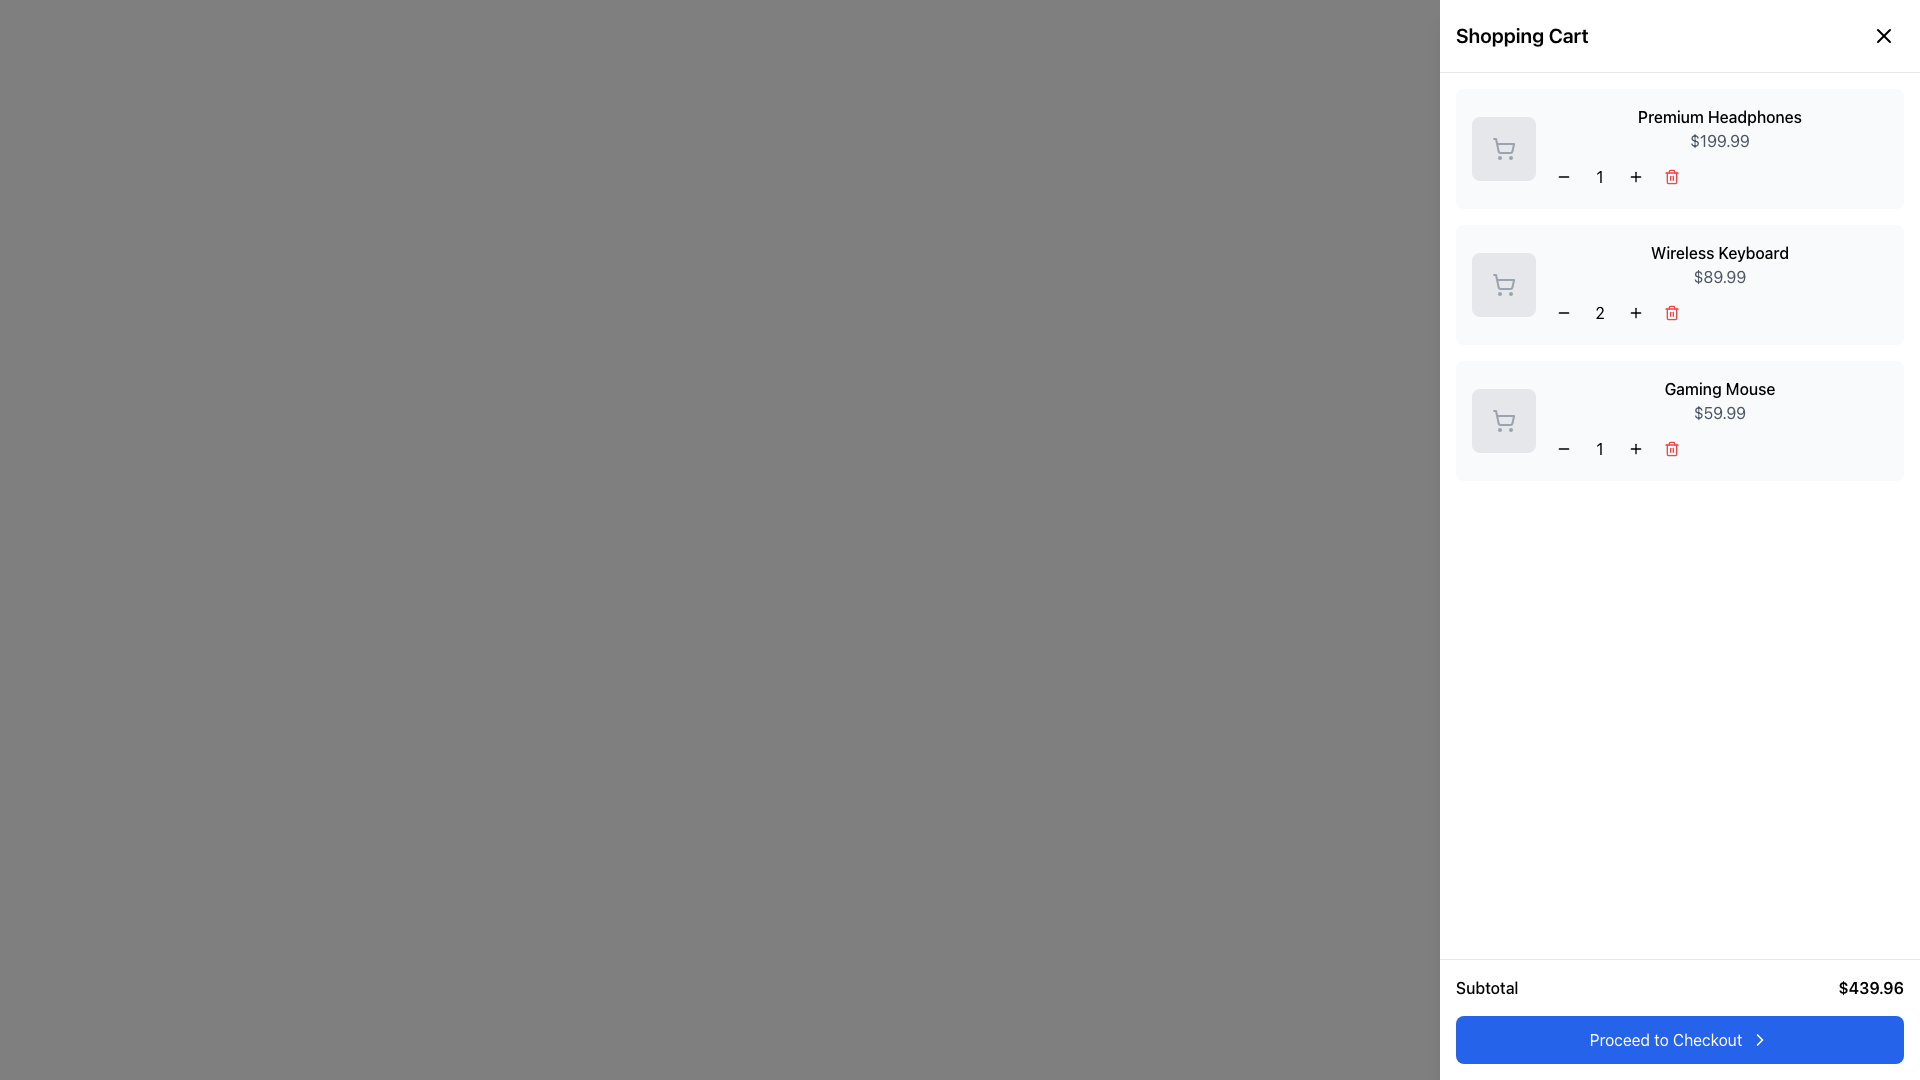 This screenshot has height=1080, width=1920. Describe the element at coordinates (1718, 411) in the screenshot. I see `the price display of the 'Gaming Mouse' product located beneath its title and above the quantity controls in the shopping cart` at that location.